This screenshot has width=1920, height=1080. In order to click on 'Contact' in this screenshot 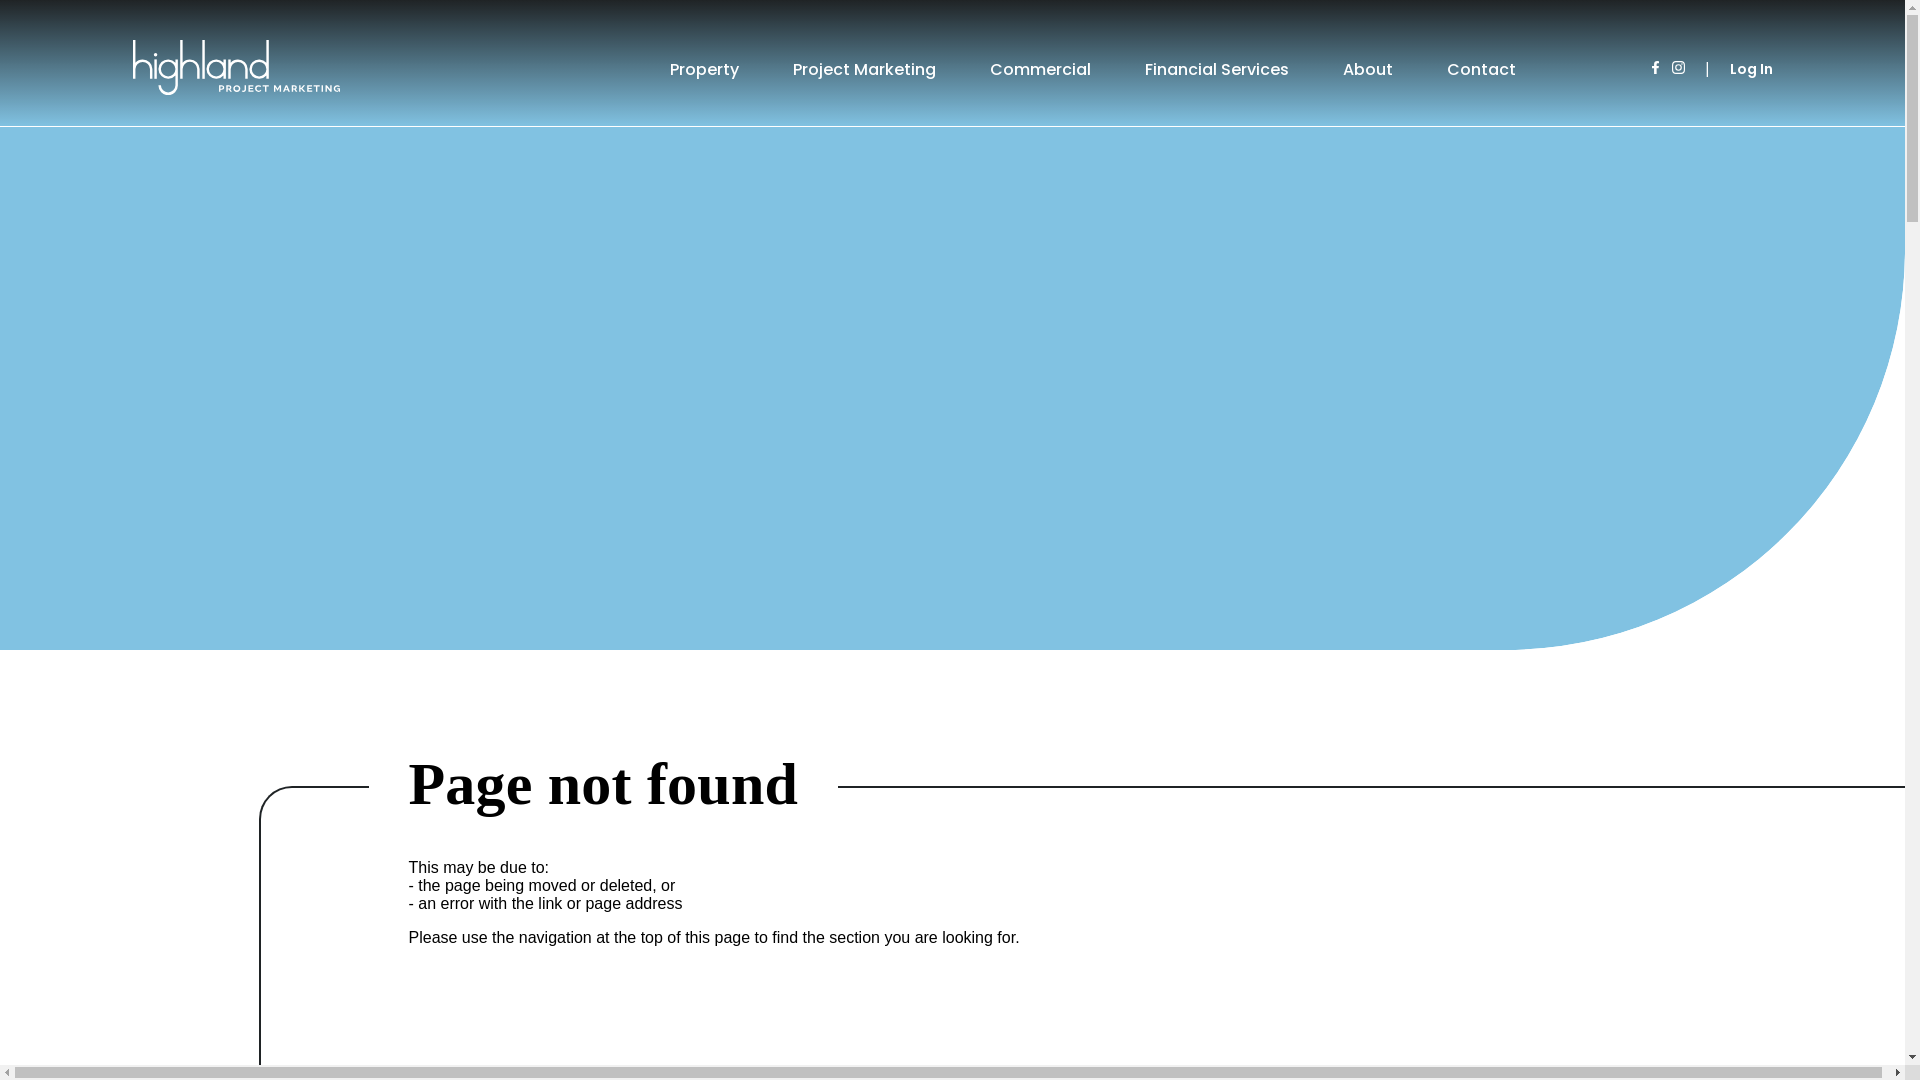, I will do `click(1446, 67)`.